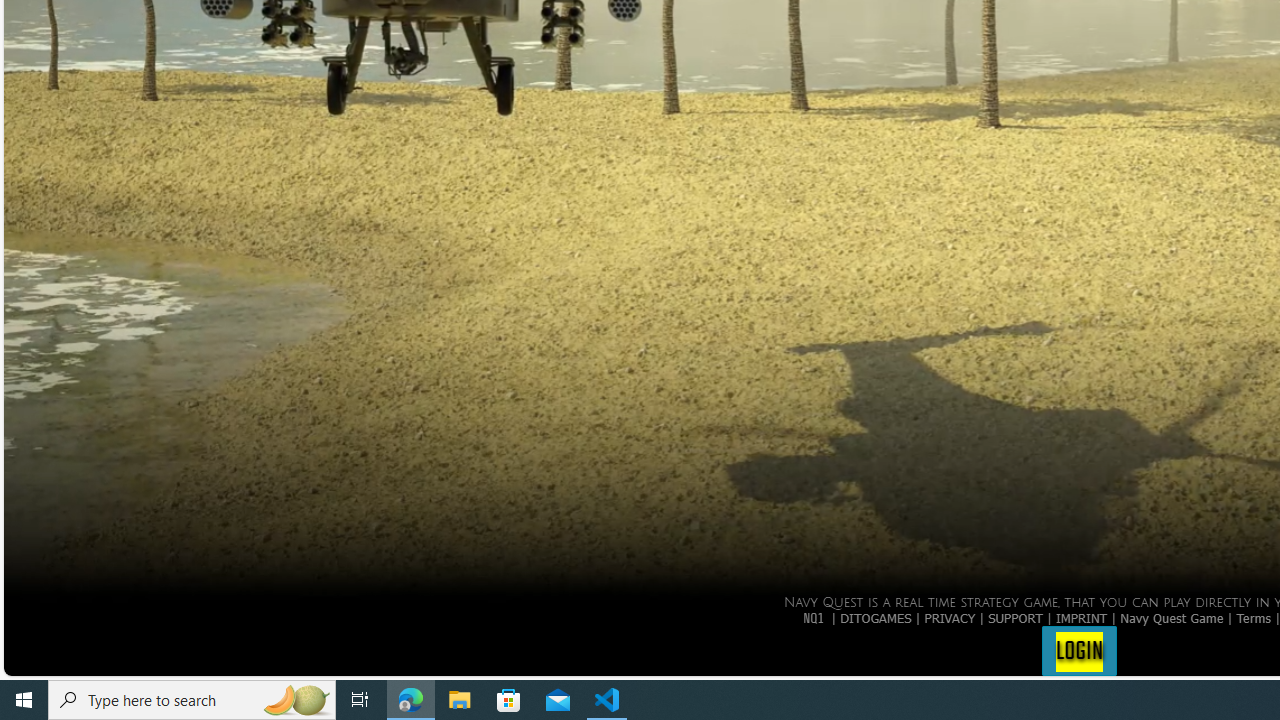  Describe the element at coordinates (459, 698) in the screenshot. I see `'File Explorer'` at that location.